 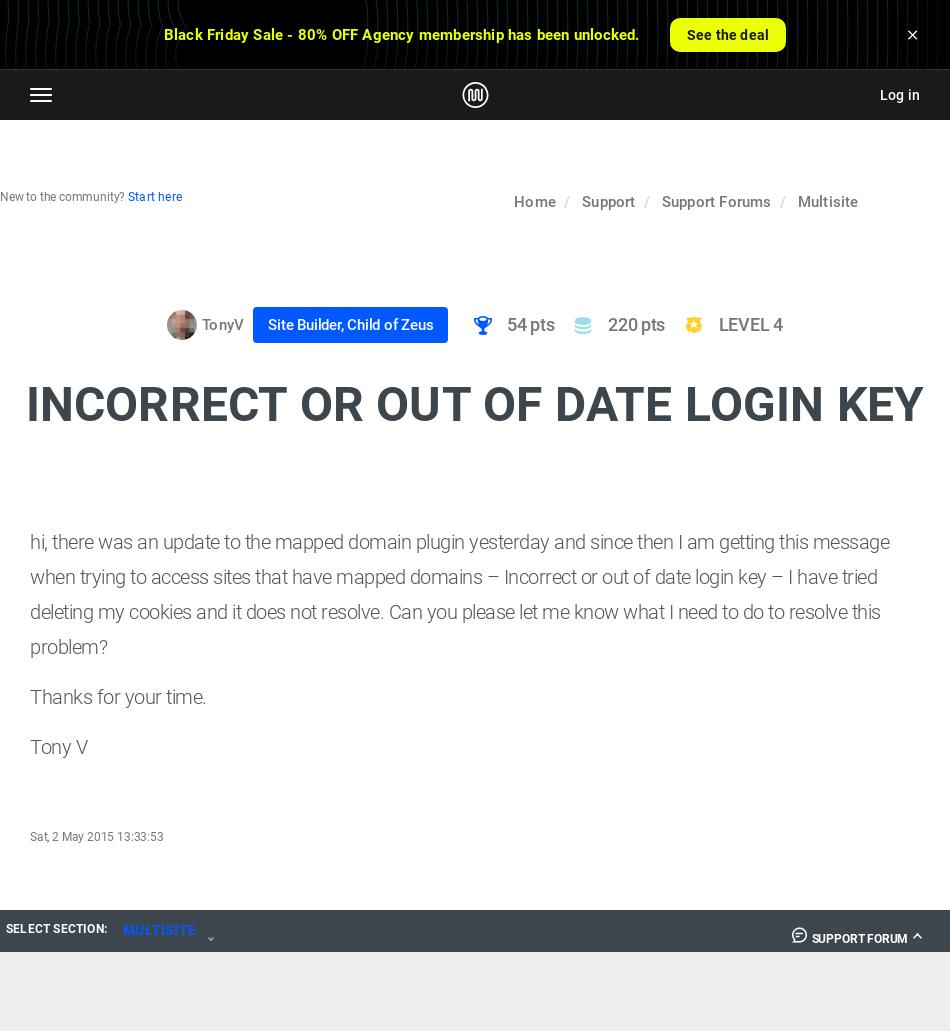 I want to click on 'See the deal', so click(x=726, y=34).